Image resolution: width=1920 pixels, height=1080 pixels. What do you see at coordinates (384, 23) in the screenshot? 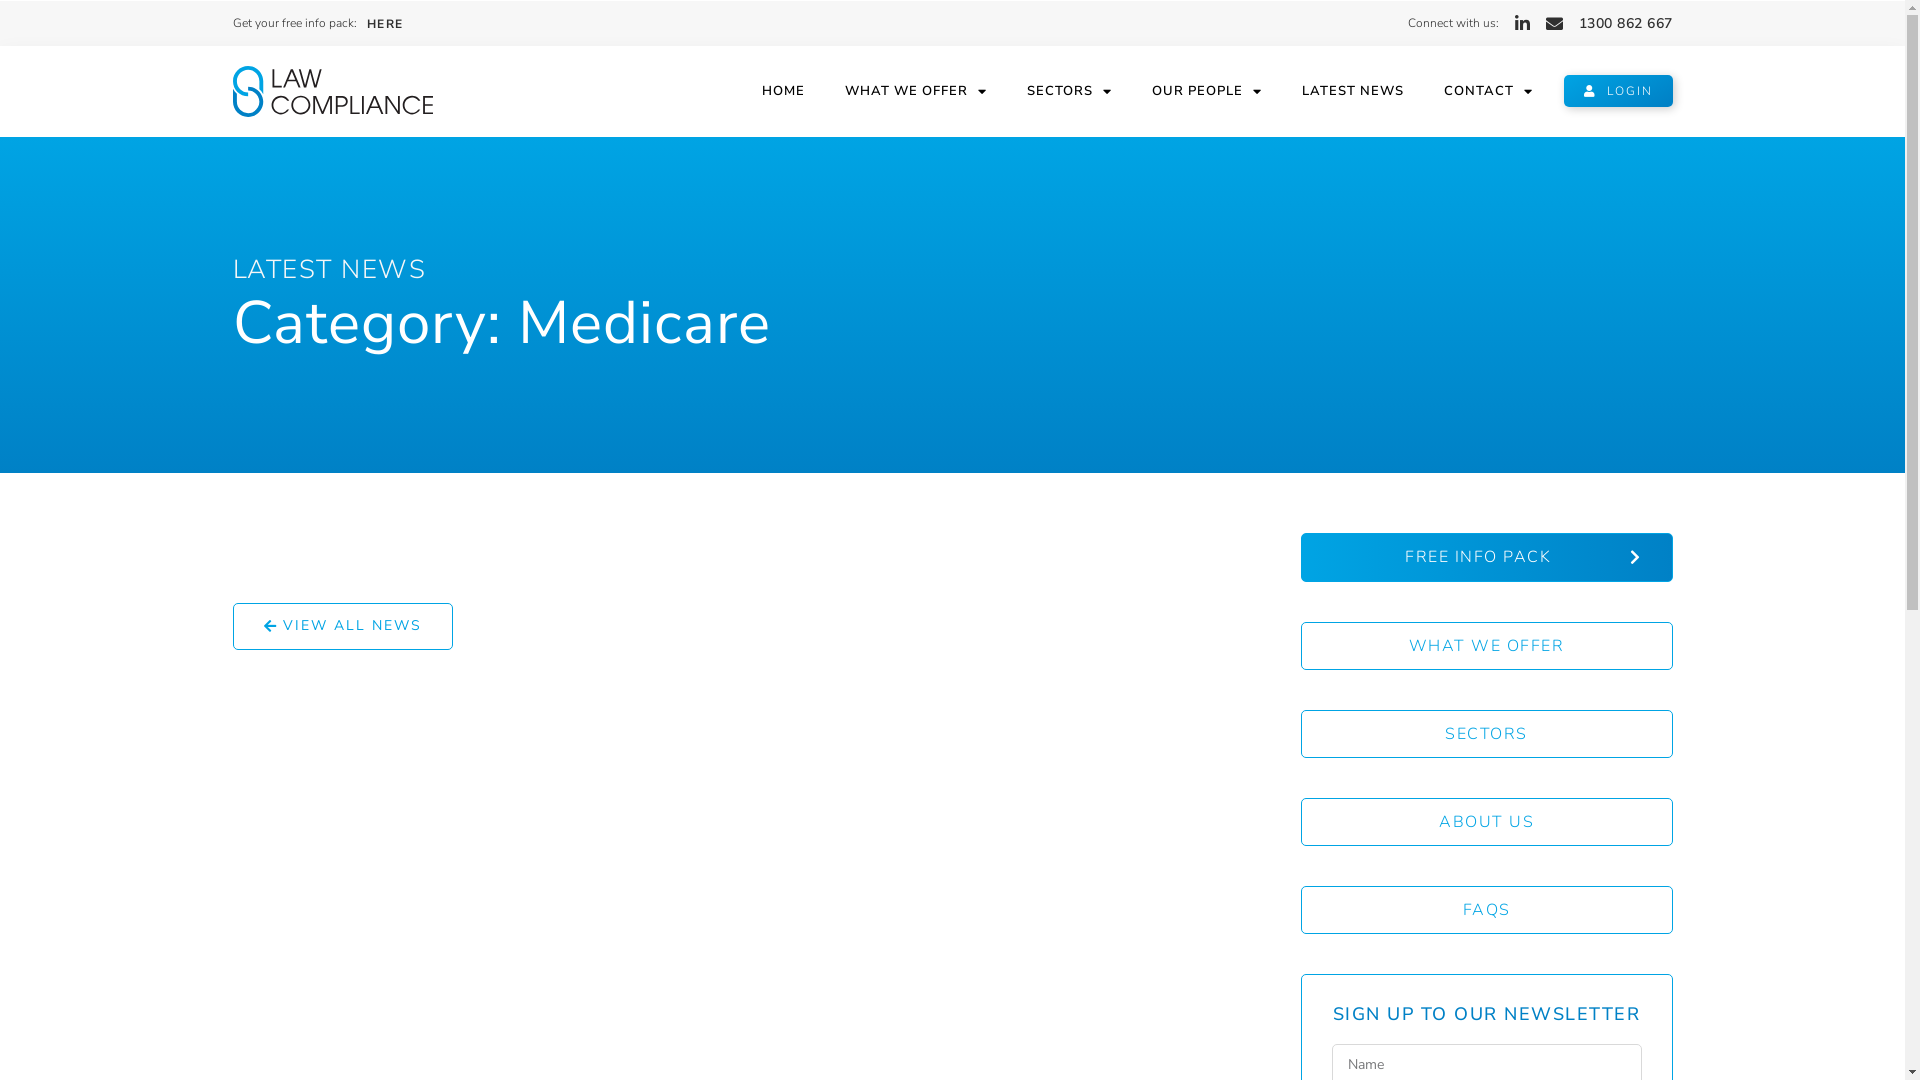
I see `'HERE'` at bounding box center [384, 23].